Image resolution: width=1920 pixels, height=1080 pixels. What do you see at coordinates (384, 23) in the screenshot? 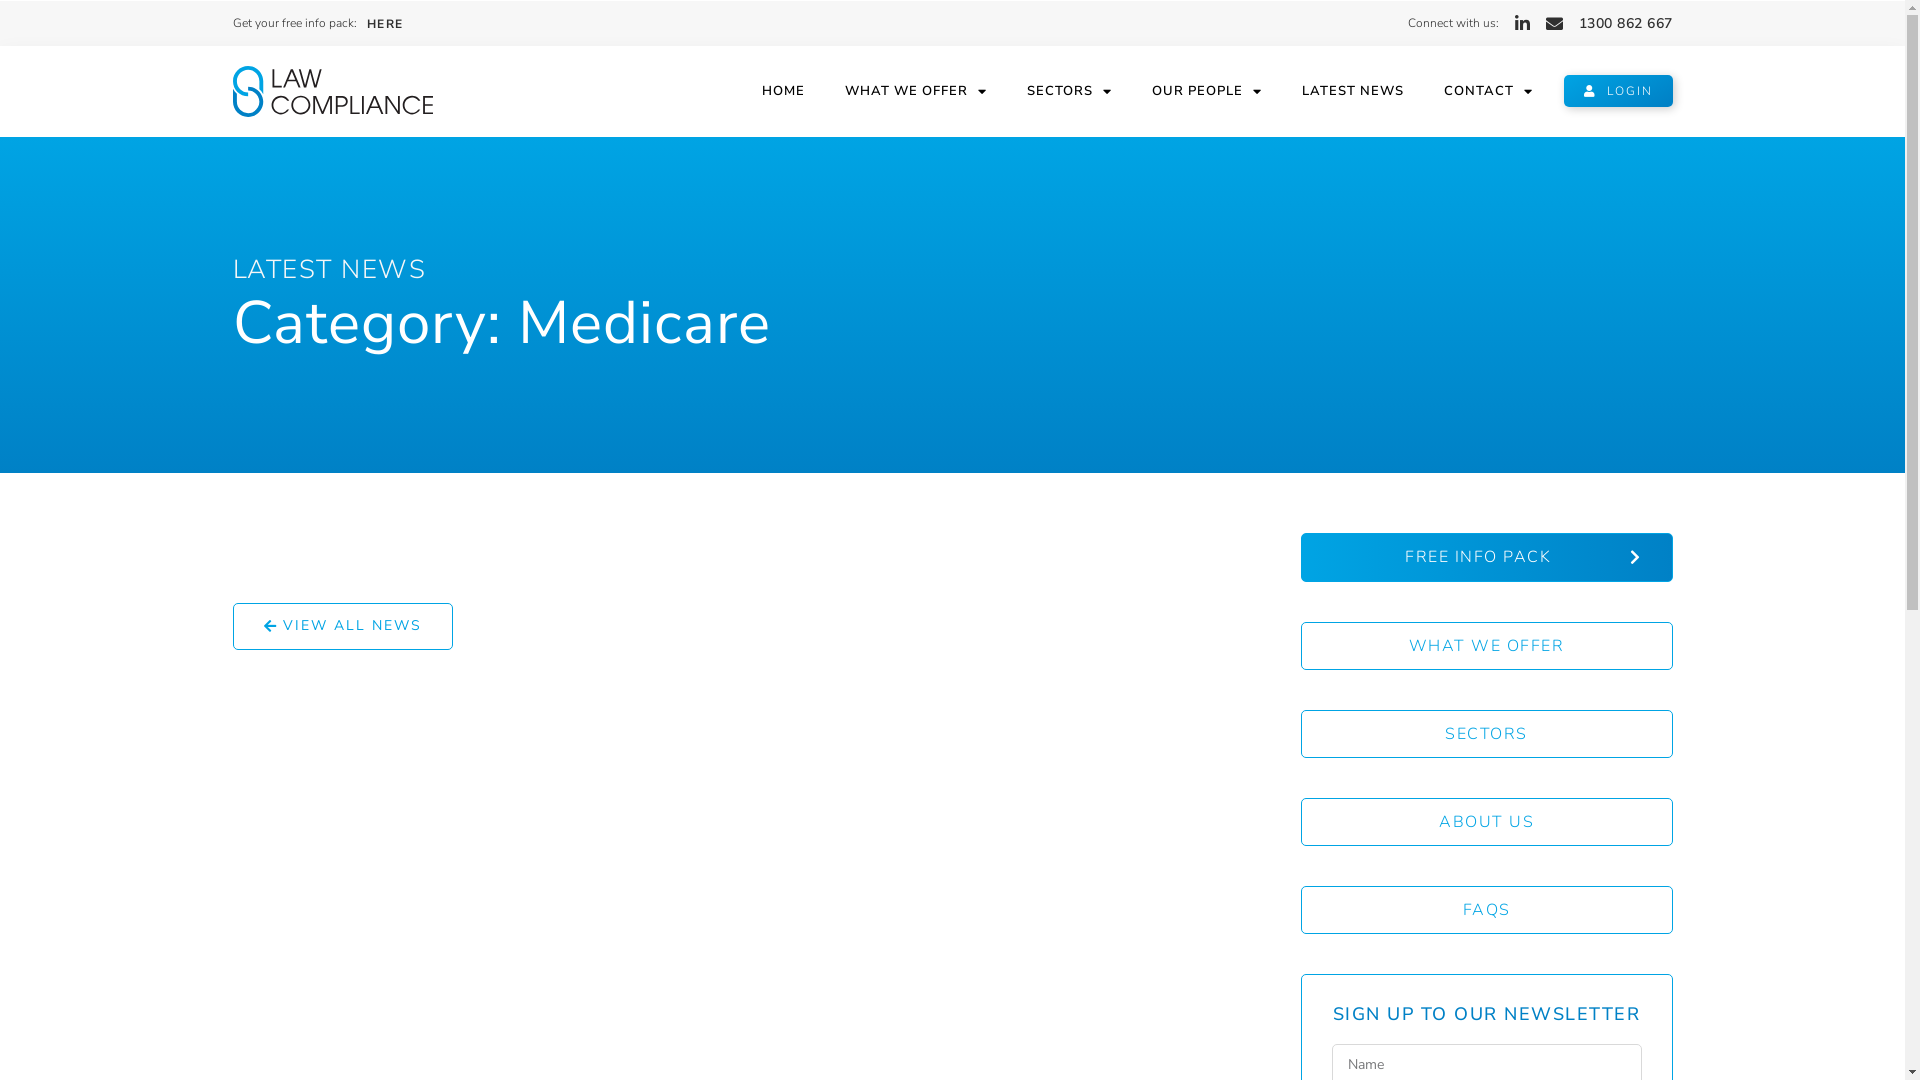
I see `'HERE'` at bounding box center [384, 23].